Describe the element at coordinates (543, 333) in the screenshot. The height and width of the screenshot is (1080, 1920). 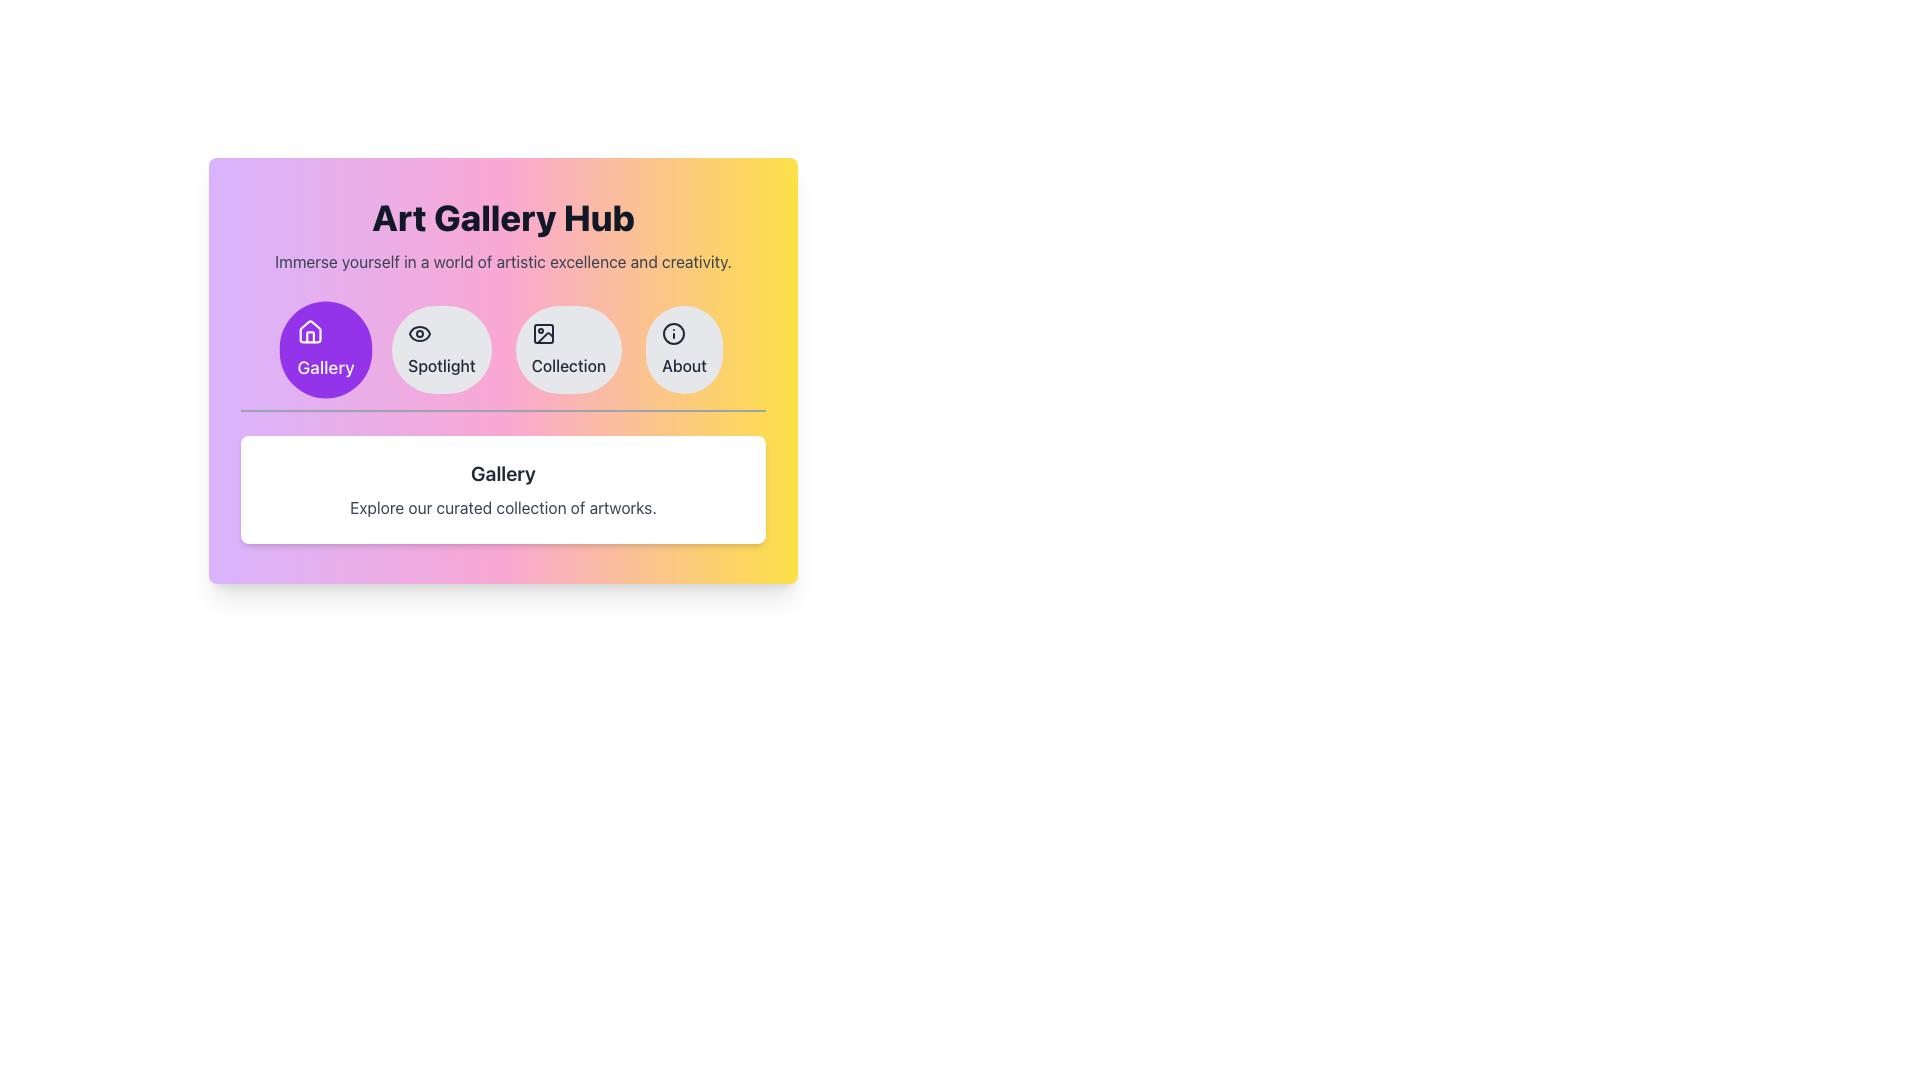
I see `the 'Collection' button, which features a minimalistic landscape outline icon, located as the third button in a row of four below the header` at that location.